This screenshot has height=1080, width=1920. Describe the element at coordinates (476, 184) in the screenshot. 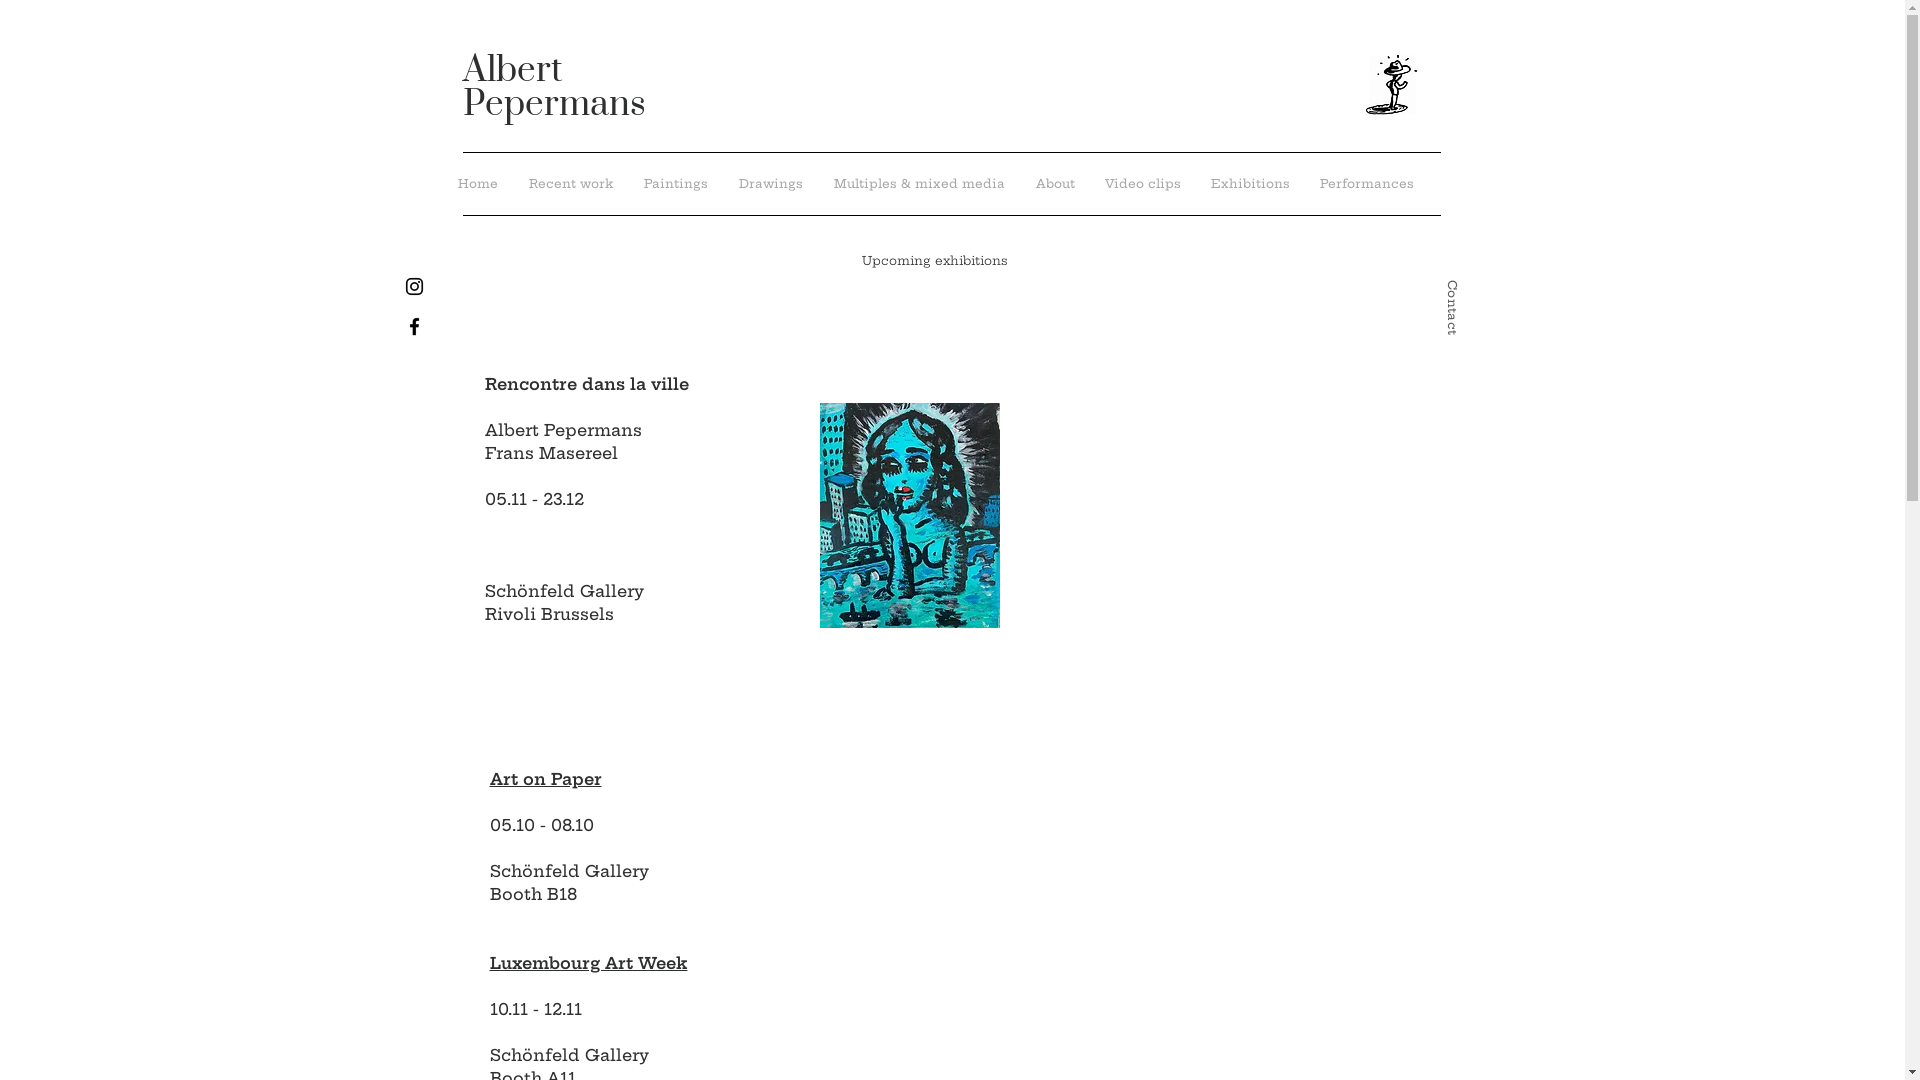

I see `'Home'` at that location.